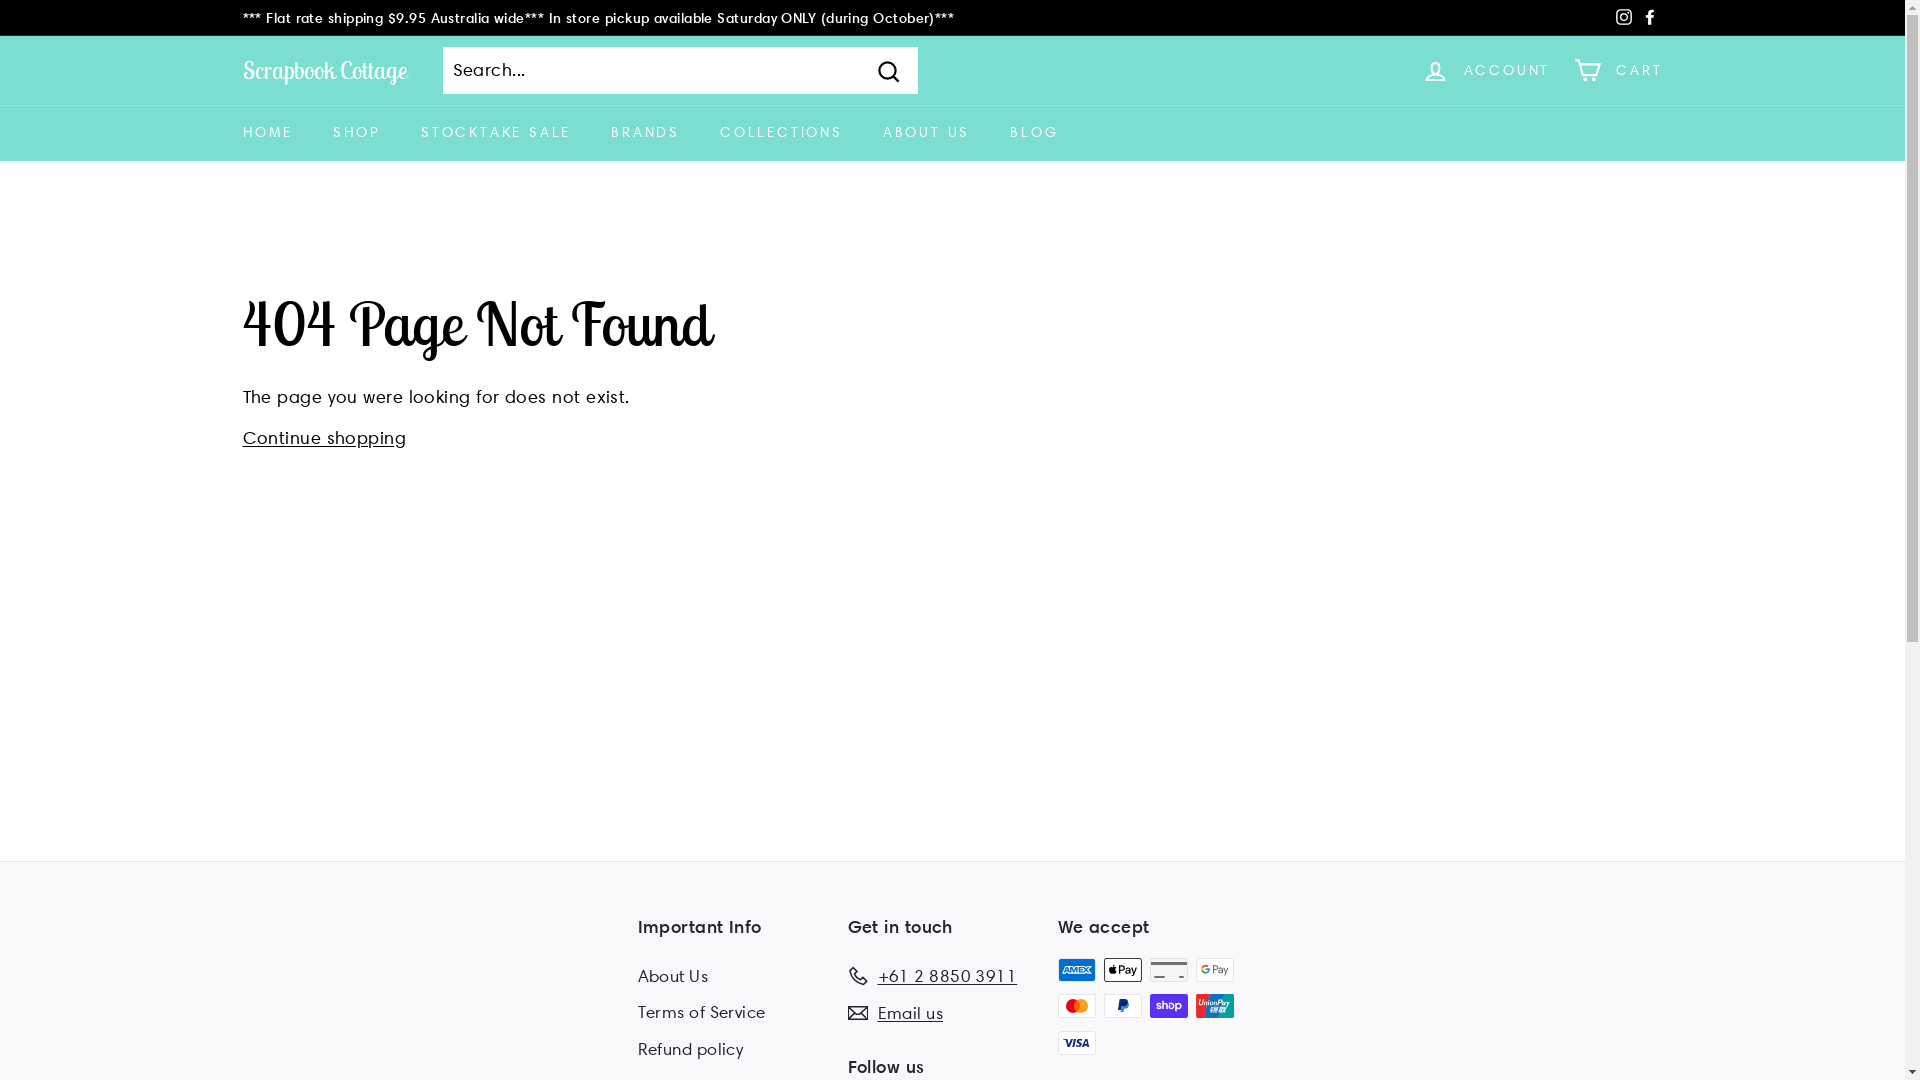 The image size is (1920, 1080). What do you see at coordinates (780, 132) in the screenshot?
I see `'COLLECTIONS'` at bounding box center [780, 132].